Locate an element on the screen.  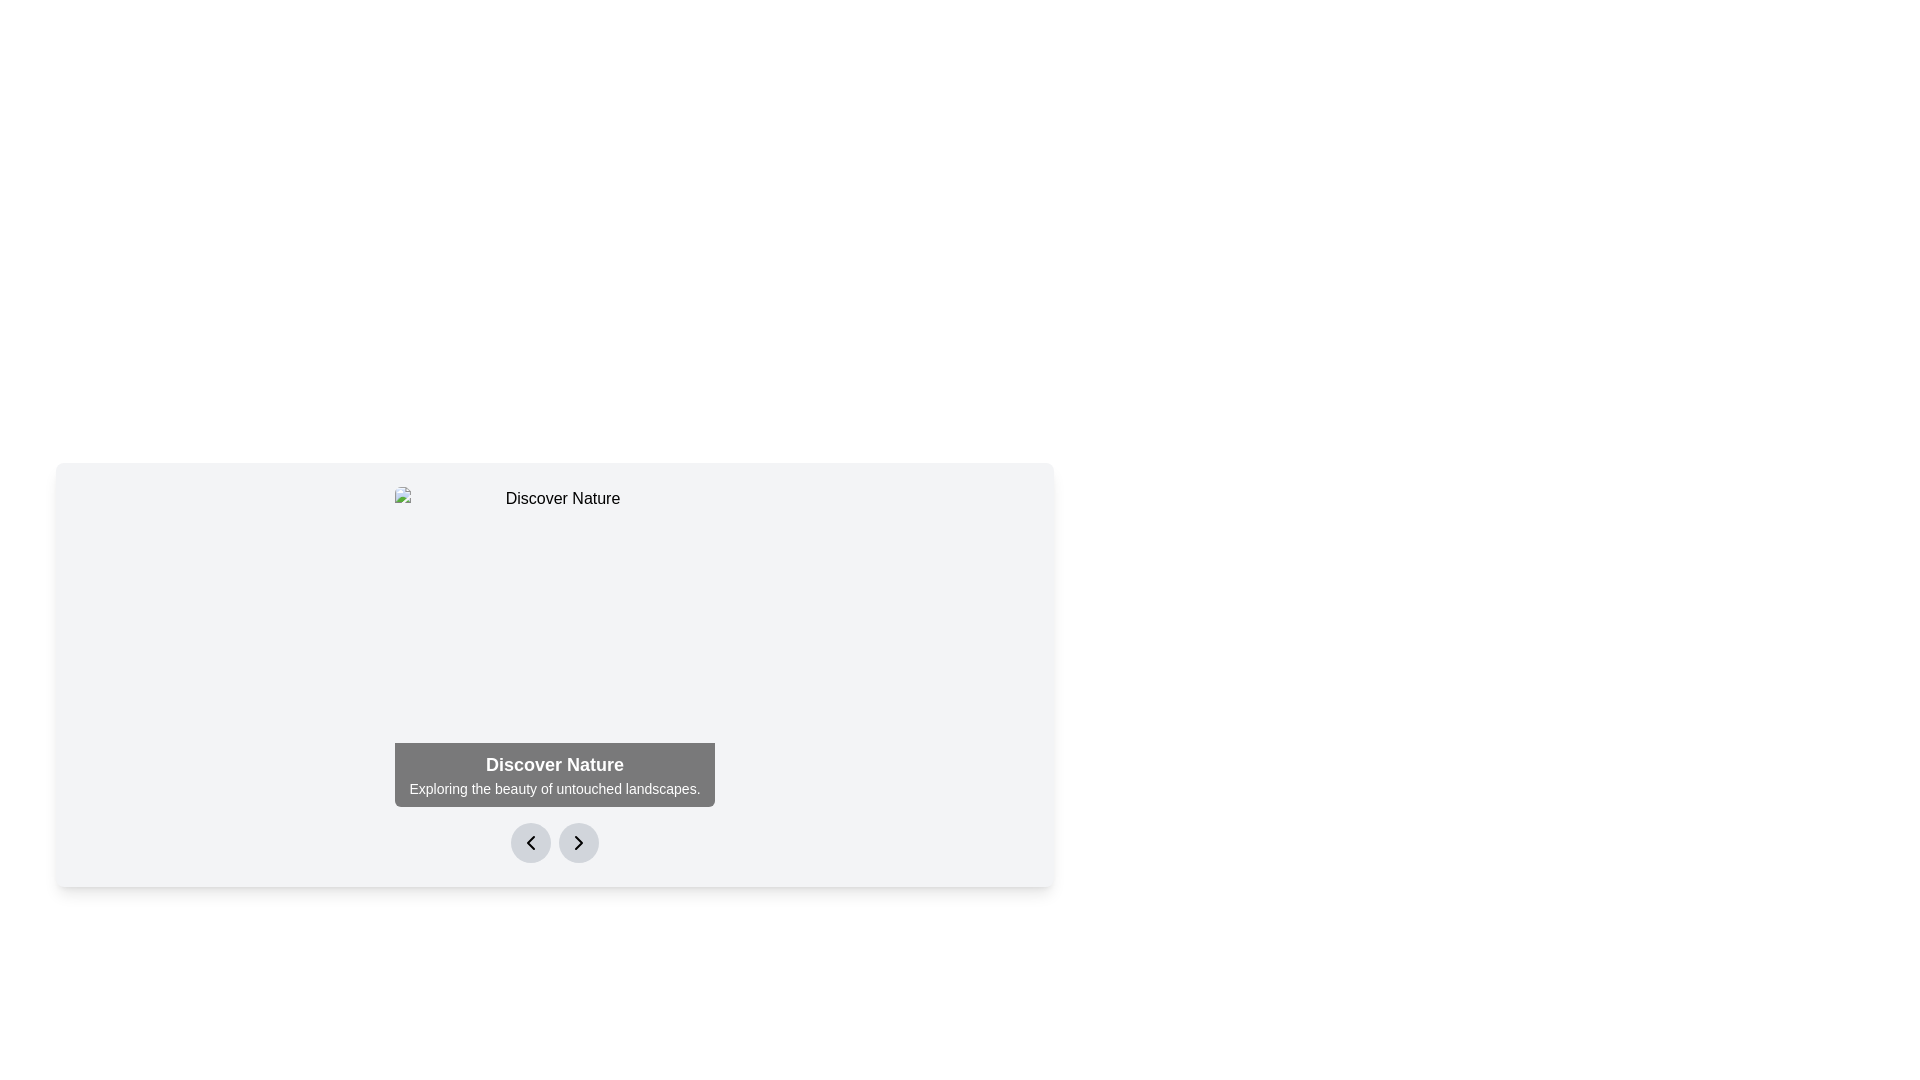
the leftmost navigation button below the content area is located at coordinates (531, 843).